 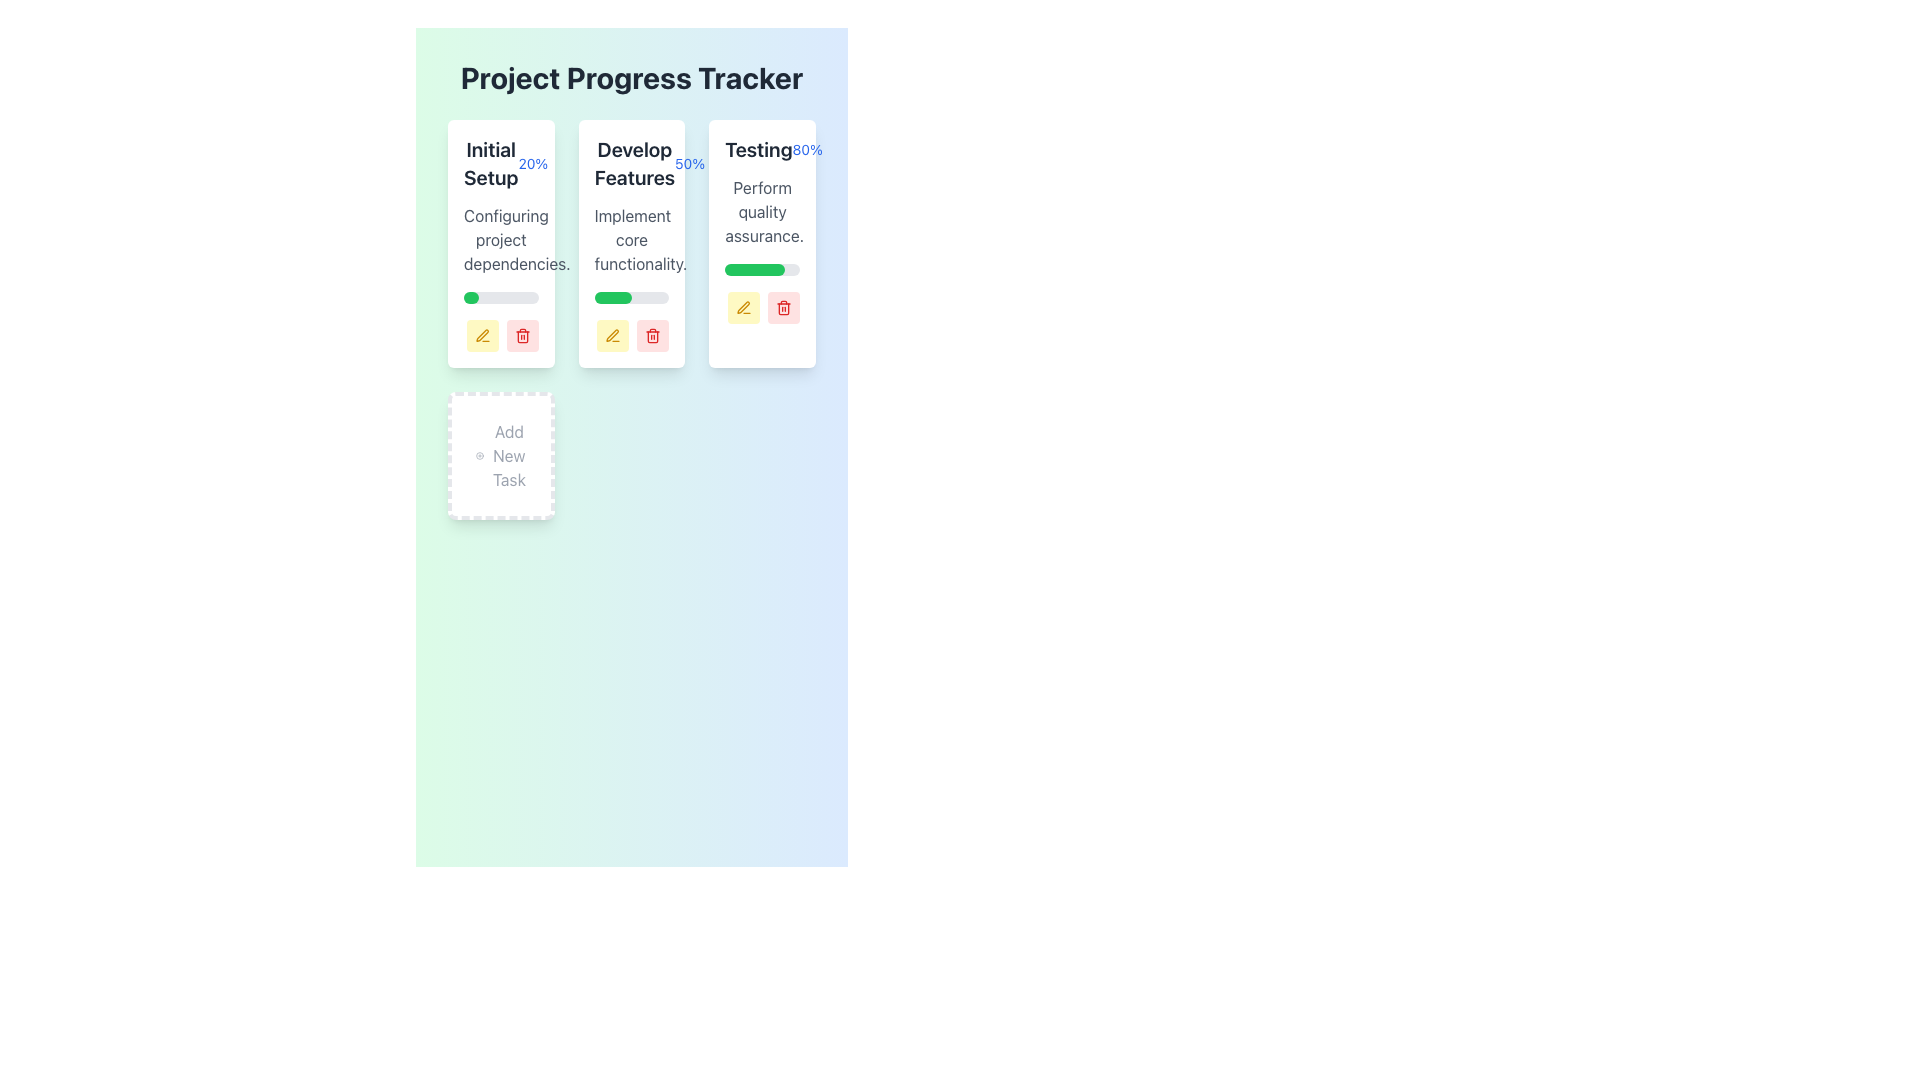 What do you see at coordinates (631, 76) in the screenshot?
I see `text of the heading that serves as the title for the project tracking section, located at the top of the interface and centered horizontally above the progress information grid` at bounding box center [631, 76].